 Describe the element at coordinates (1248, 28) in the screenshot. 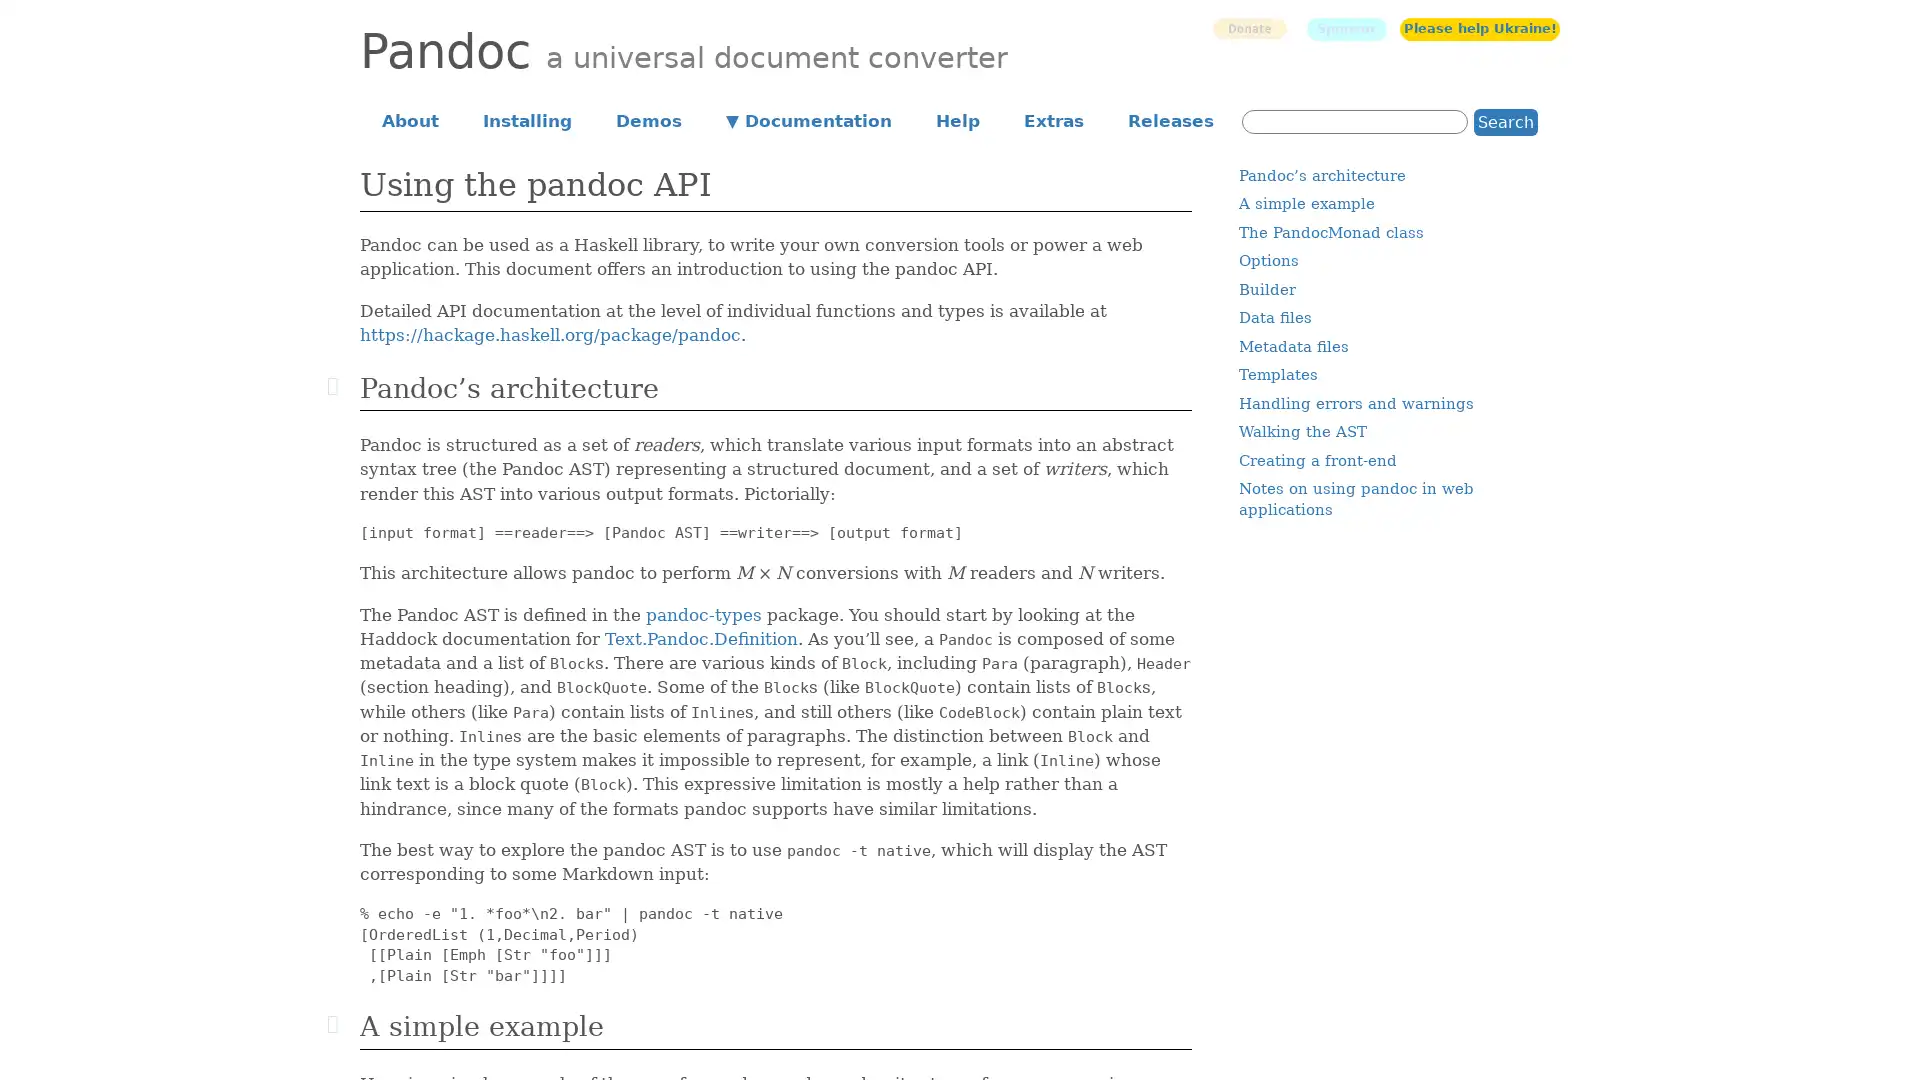

I see `PayPal - The safer, easier way to pay online!` at that location.